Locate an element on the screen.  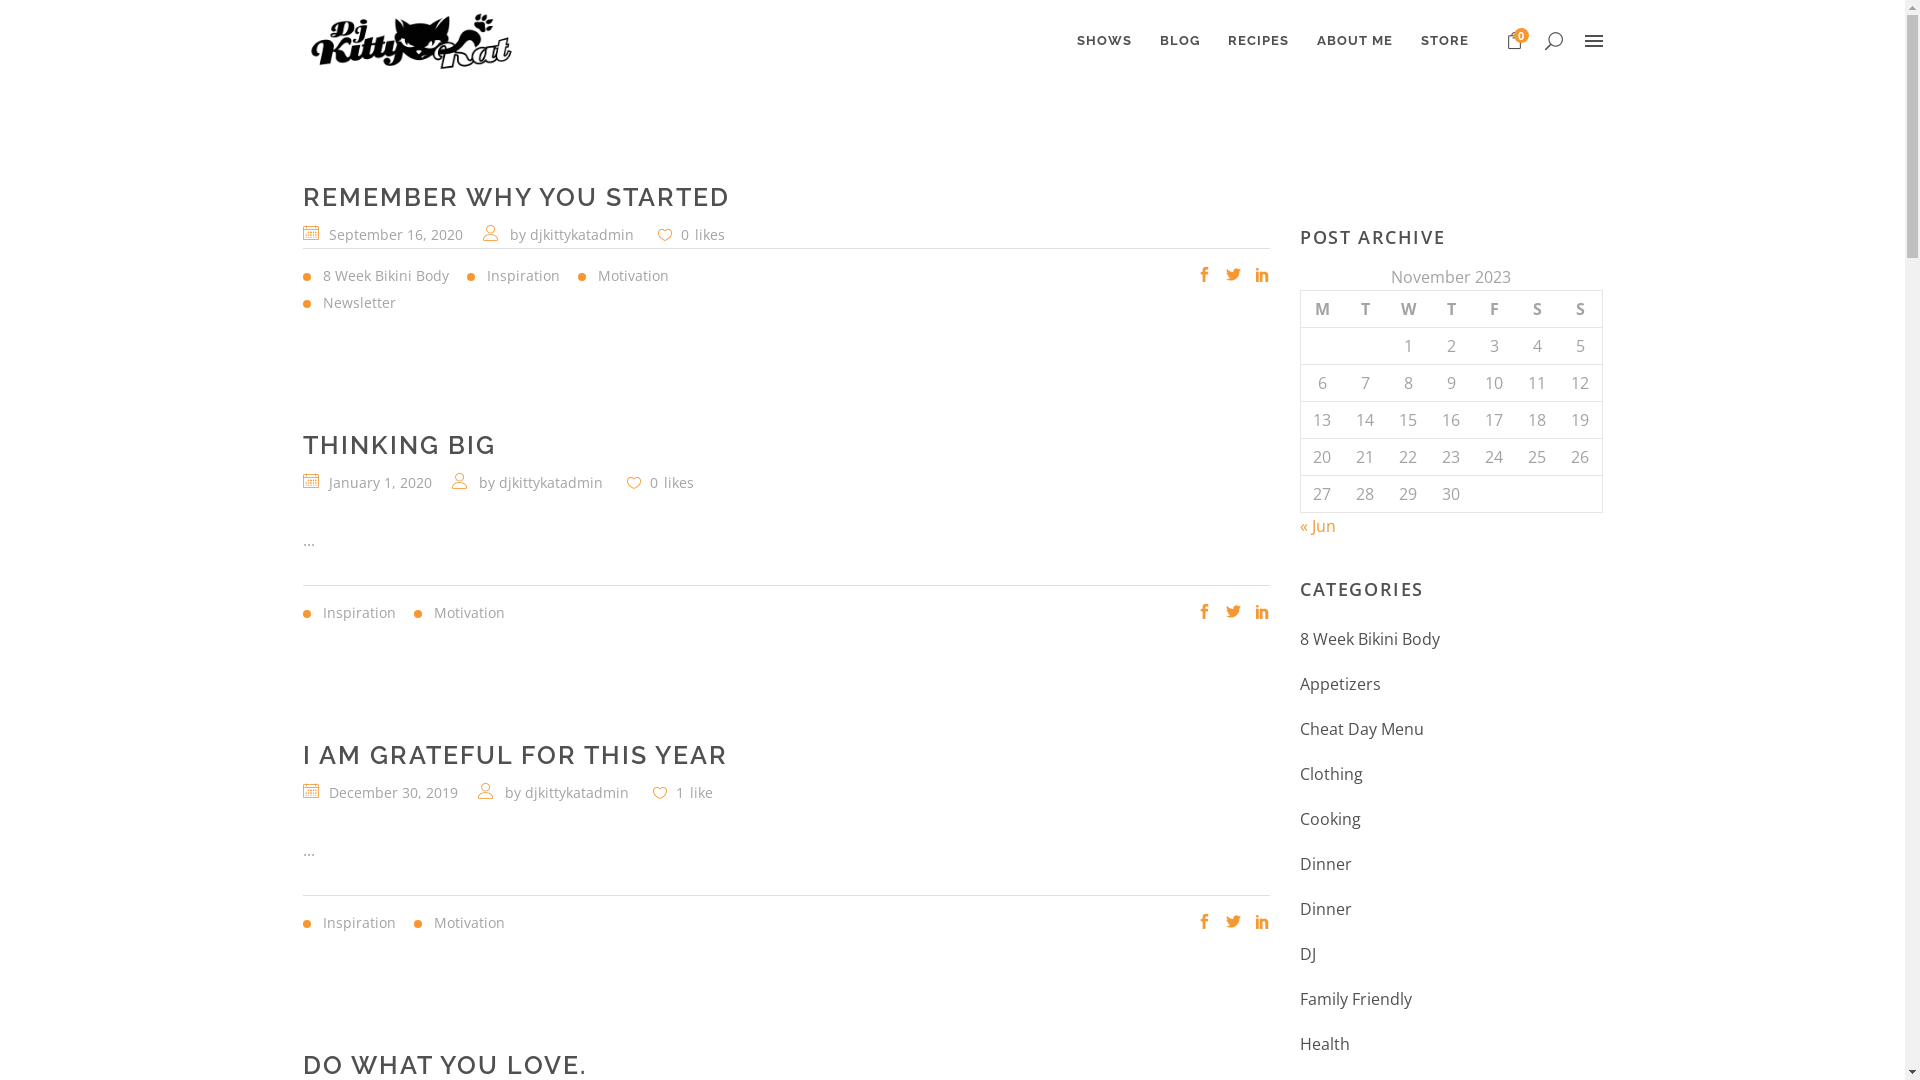
'0likes' is located at coordinates (691, 233).